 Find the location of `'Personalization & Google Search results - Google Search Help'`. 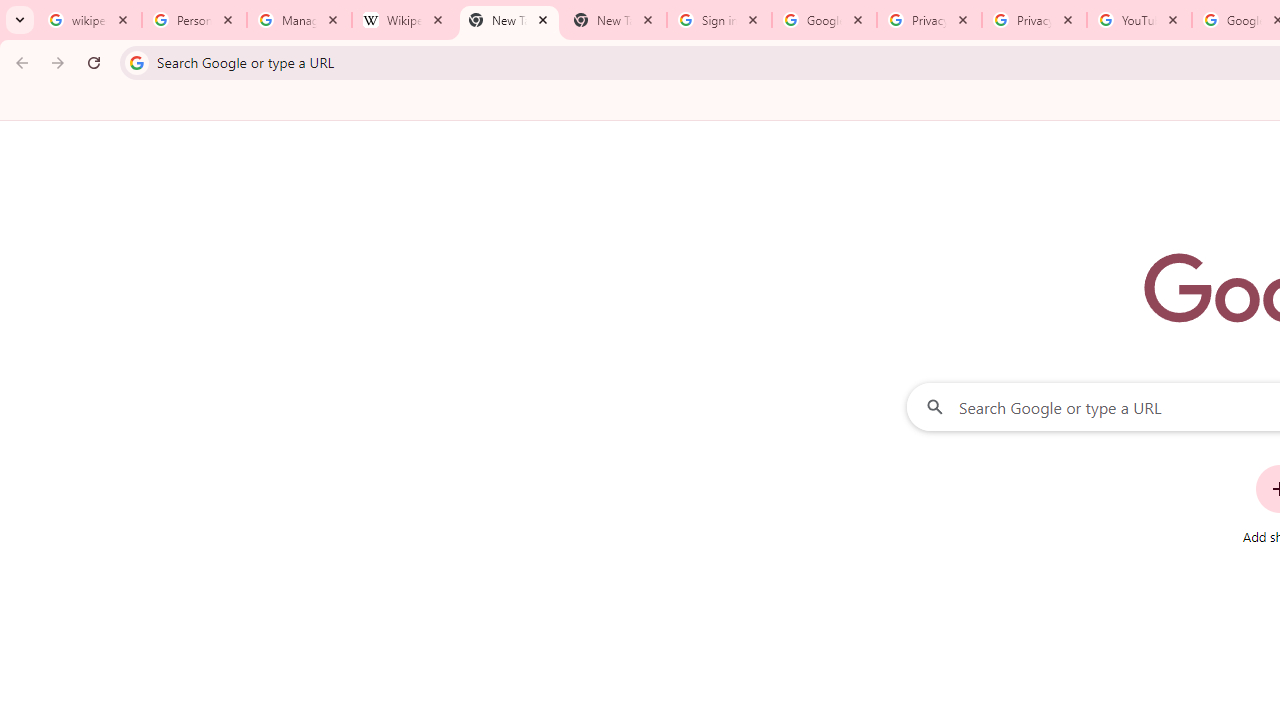

'Personalization & Google Search results - Google Search Help' is located at coordinates (194, 20).